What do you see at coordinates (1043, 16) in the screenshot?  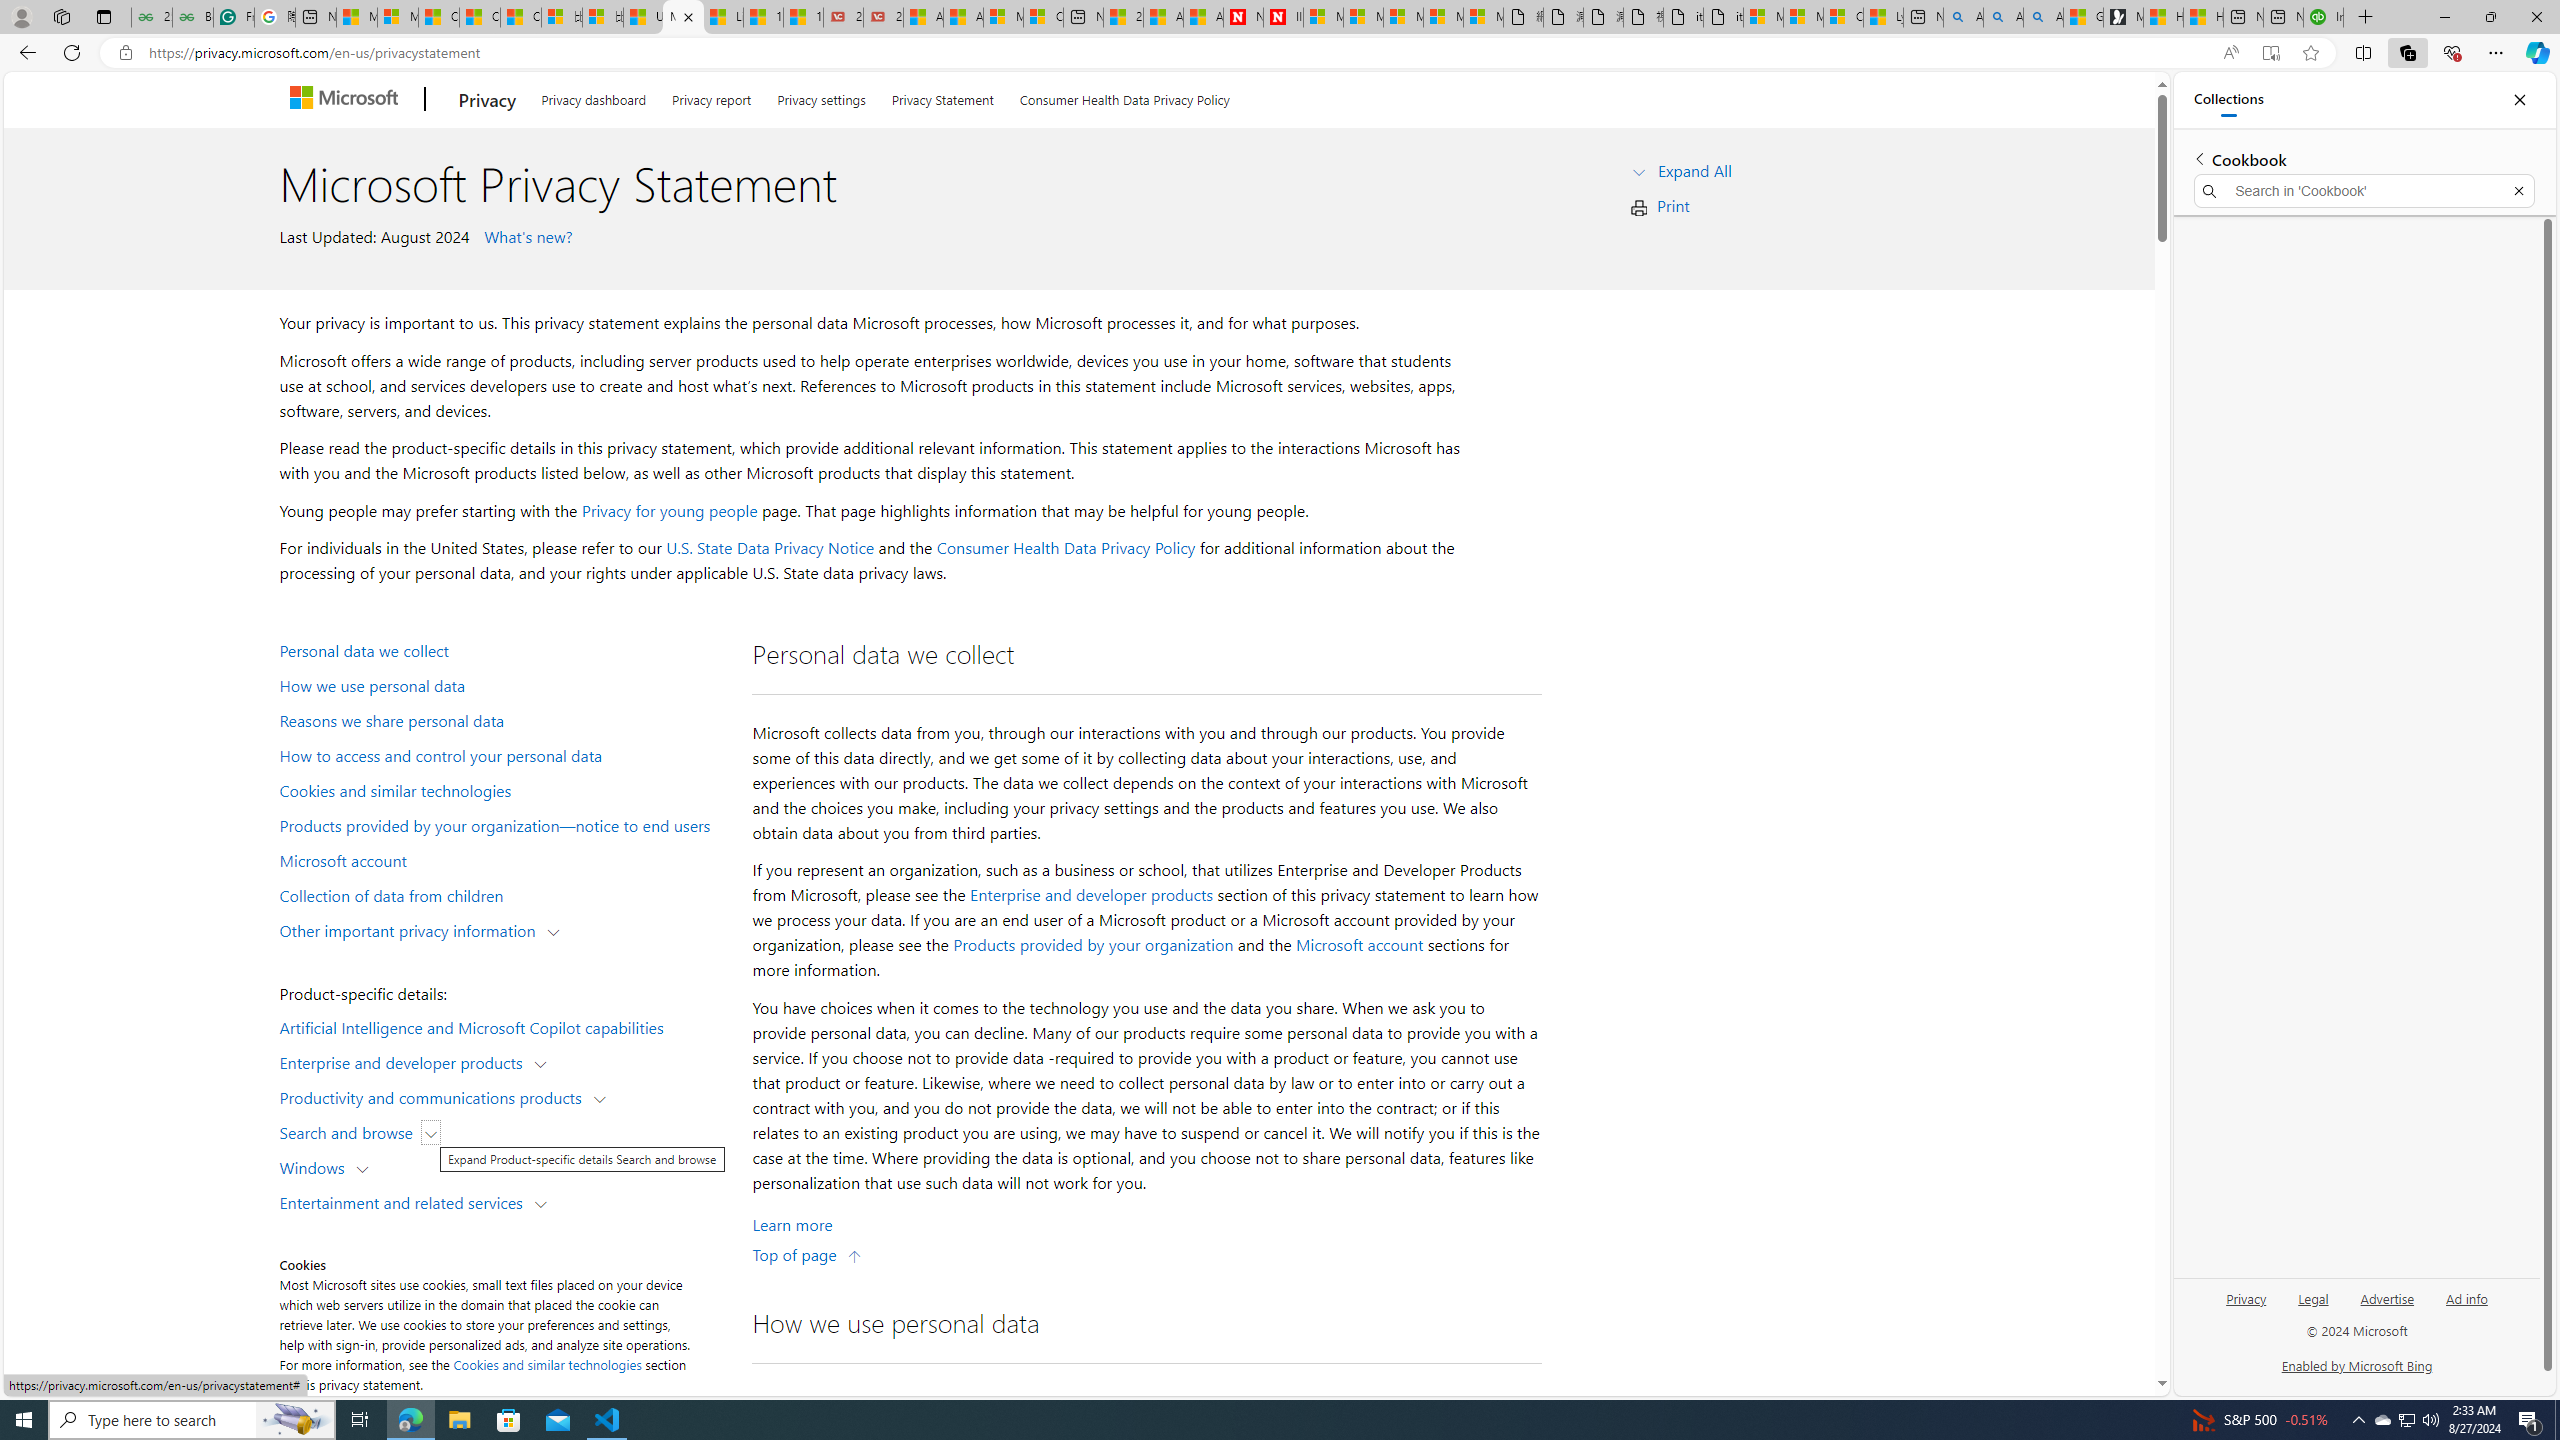 I see `'Cloud Computing Services | Microsoft Azure'` at bounding box center [1043, 16].